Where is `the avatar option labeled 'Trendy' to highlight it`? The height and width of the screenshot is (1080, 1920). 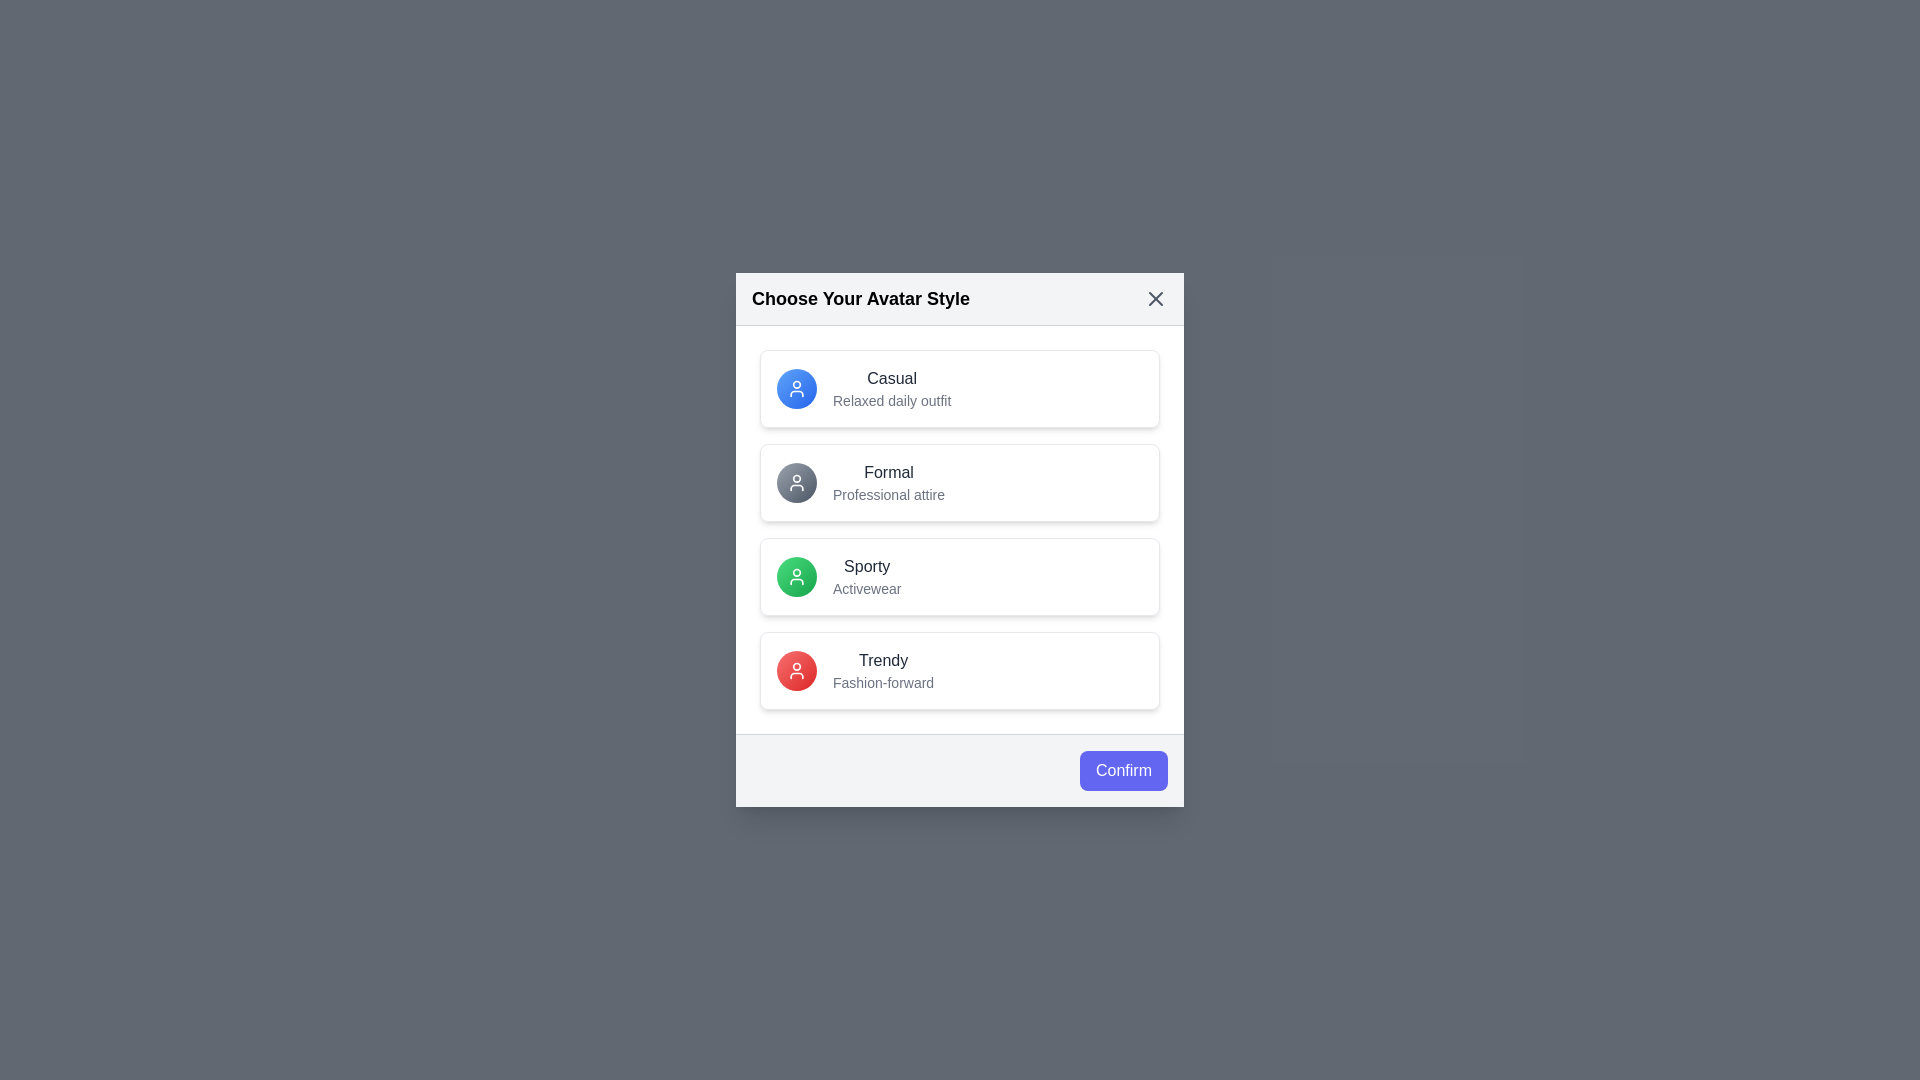
the avatar option labeled 'Trendy' to highlight it is located at coordinates (960, 671).